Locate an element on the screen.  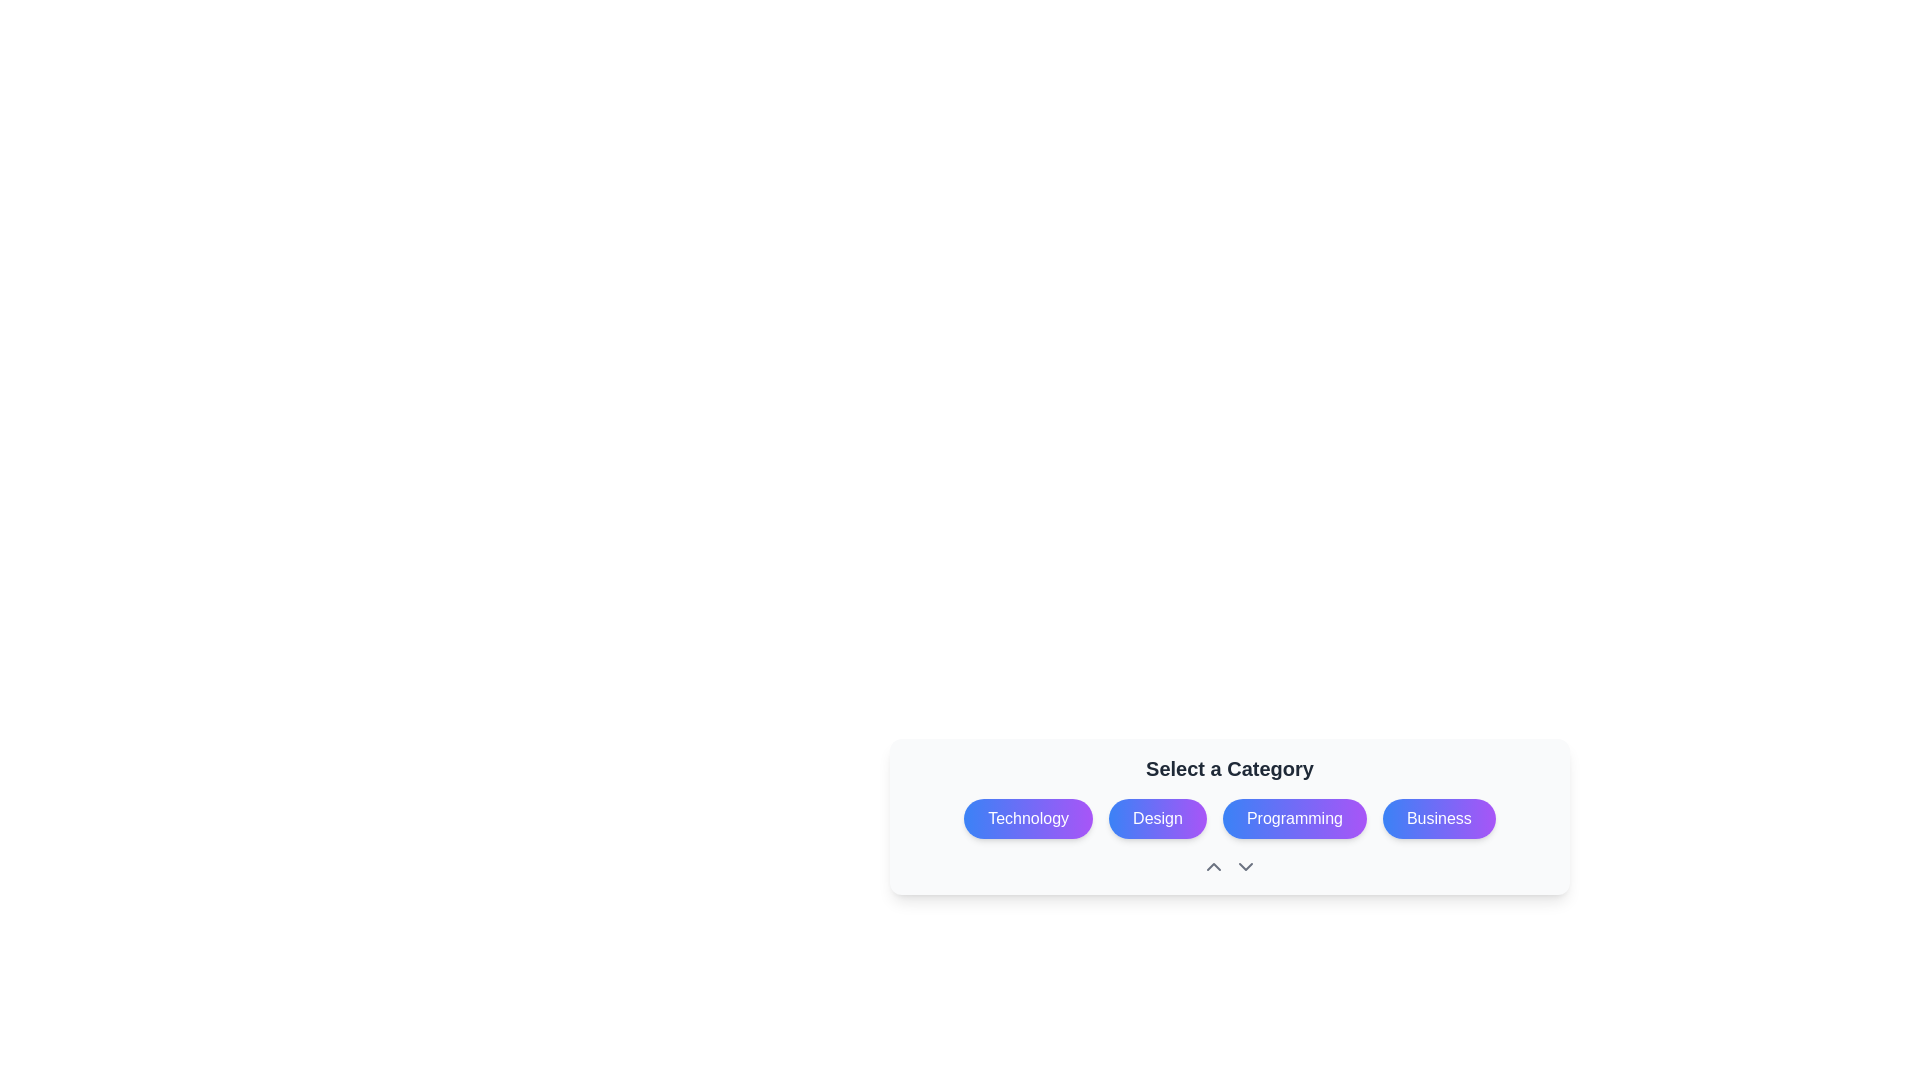
the 'Programming' button, which is the third button in a row of four rounded rectangular buttons styled with a gradient from blue to purple, located below the header 'Select a Category' is located at coordinates (1228, 818).